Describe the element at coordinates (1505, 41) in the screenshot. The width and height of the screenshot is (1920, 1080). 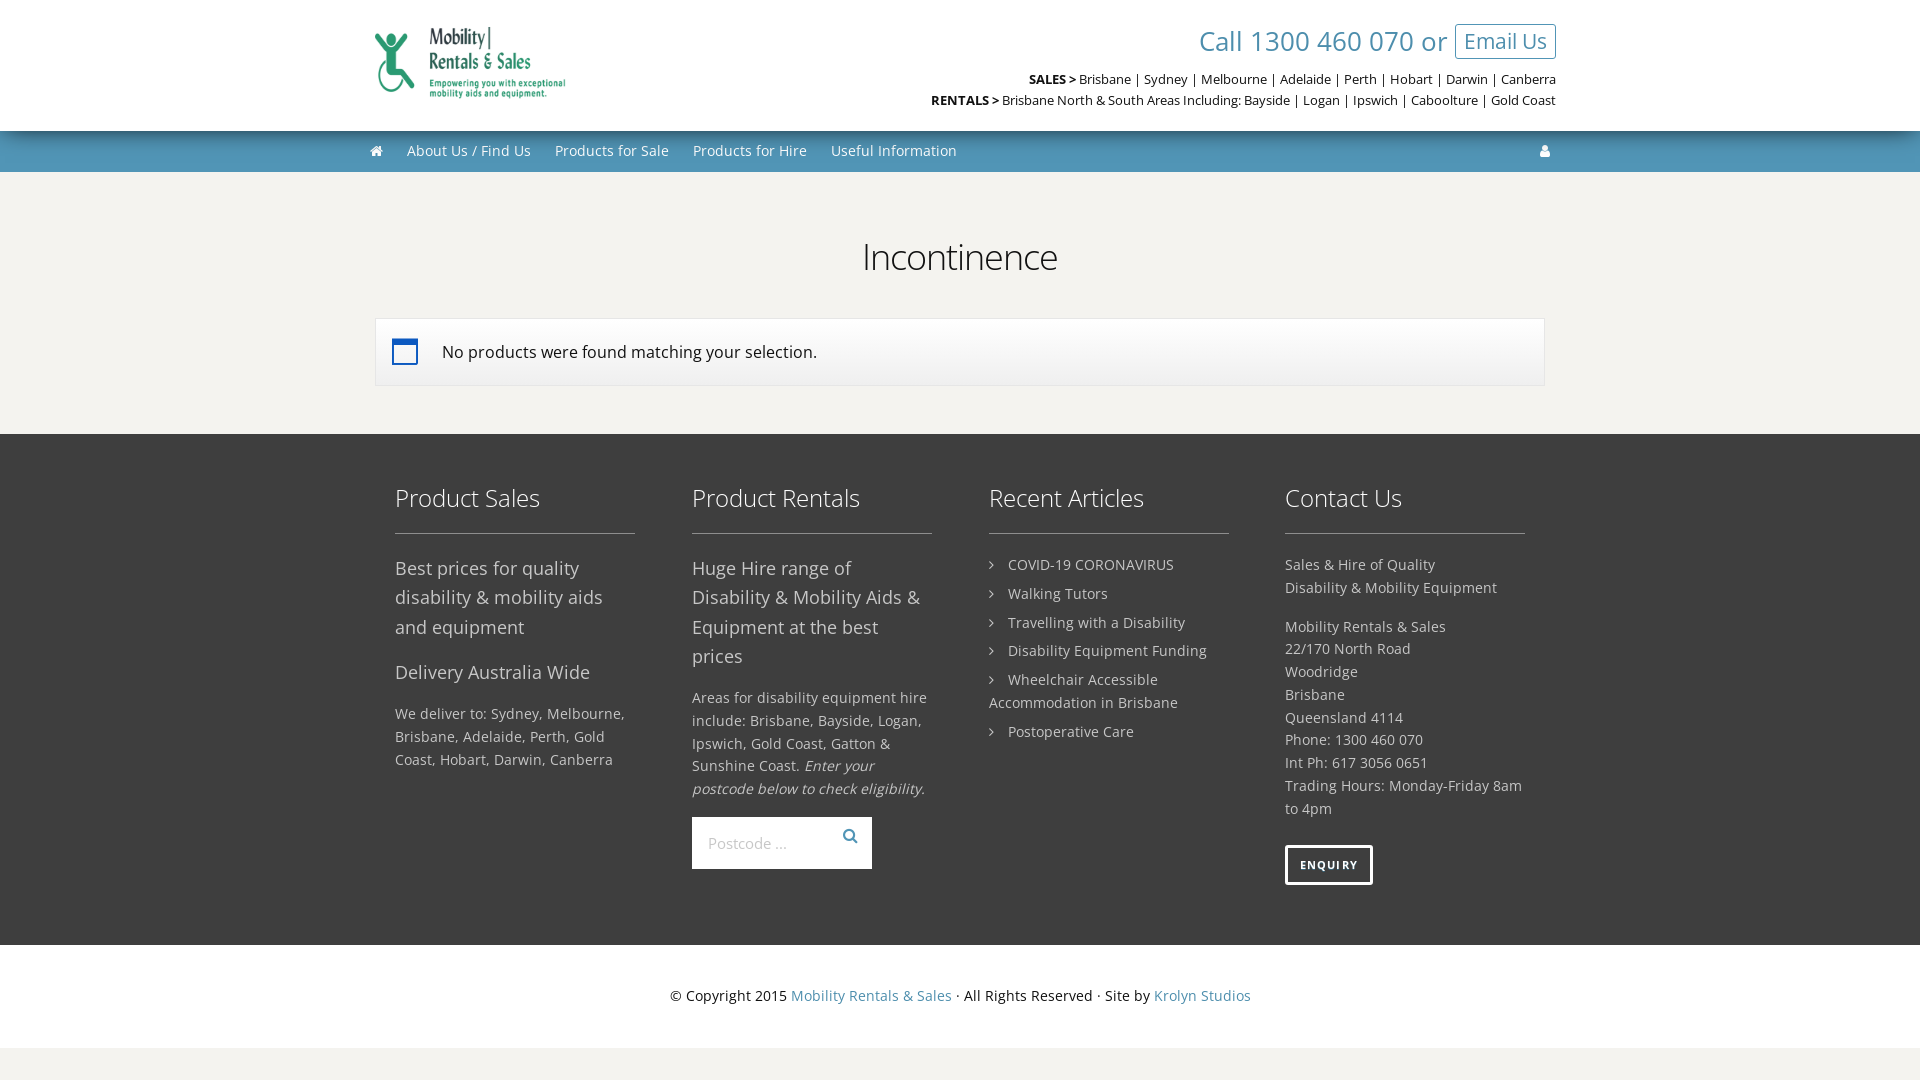
I see `'Email Us'` at that location.